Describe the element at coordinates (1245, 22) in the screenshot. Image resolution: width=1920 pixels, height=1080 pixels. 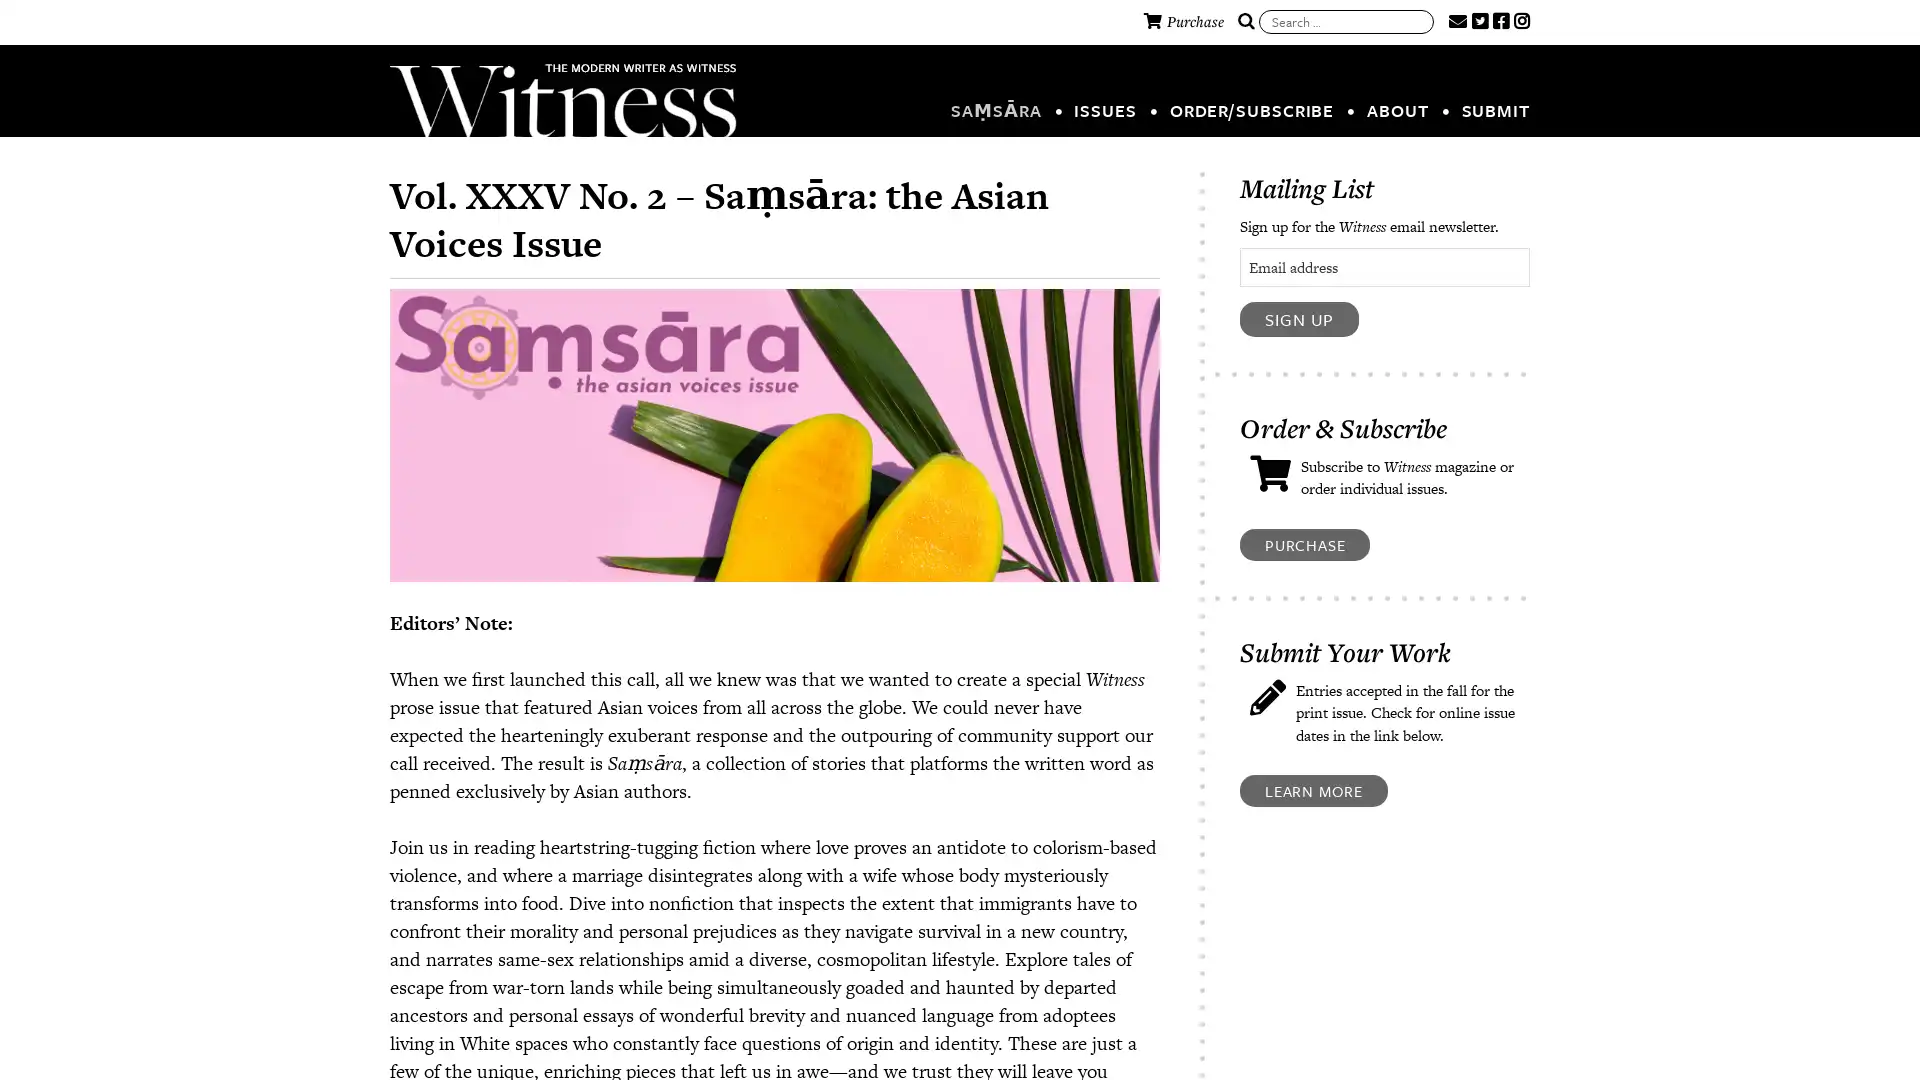
I see `Search` at that location.